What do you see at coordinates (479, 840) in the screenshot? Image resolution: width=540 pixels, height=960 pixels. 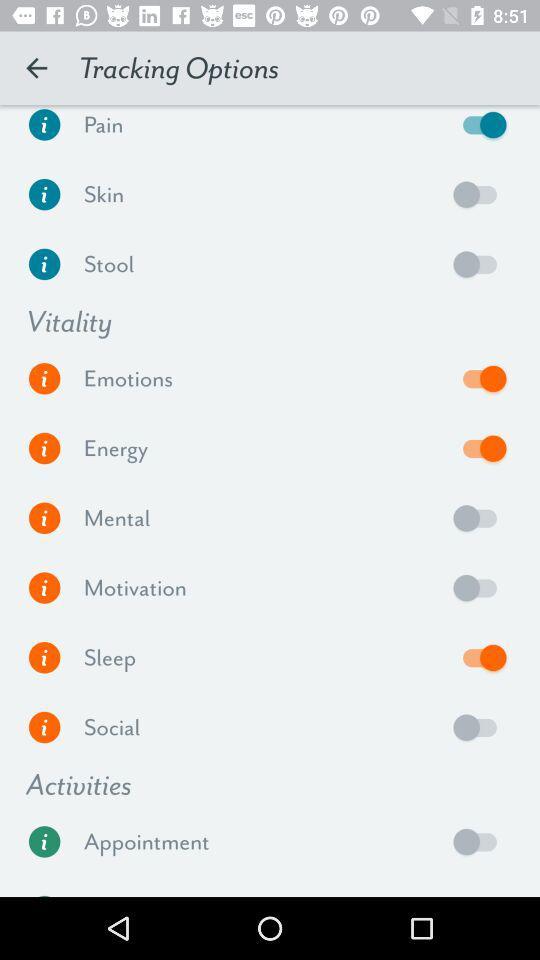 I see `toggles appointment tracking` at bounding box center [479, 840].